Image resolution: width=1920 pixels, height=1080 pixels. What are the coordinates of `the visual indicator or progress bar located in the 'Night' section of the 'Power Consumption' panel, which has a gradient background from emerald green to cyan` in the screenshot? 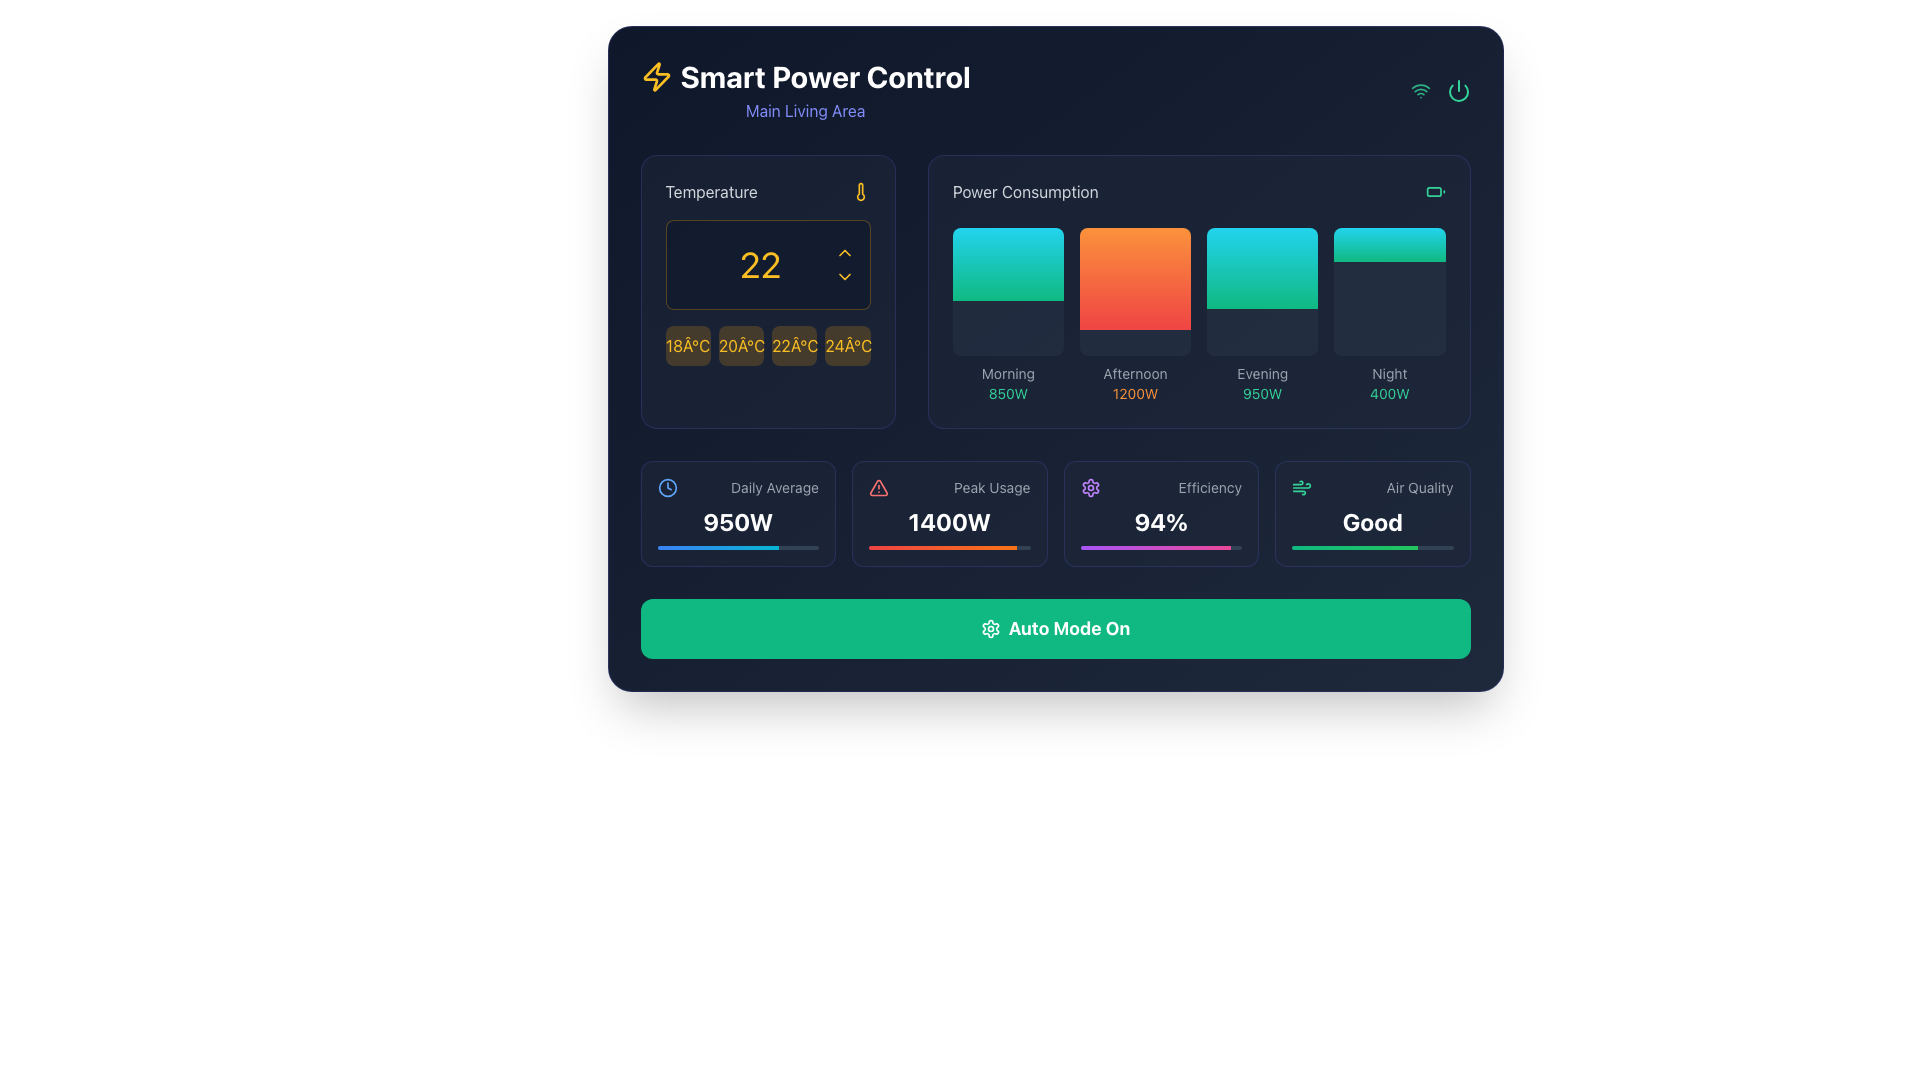 It's located at (1388, 244).